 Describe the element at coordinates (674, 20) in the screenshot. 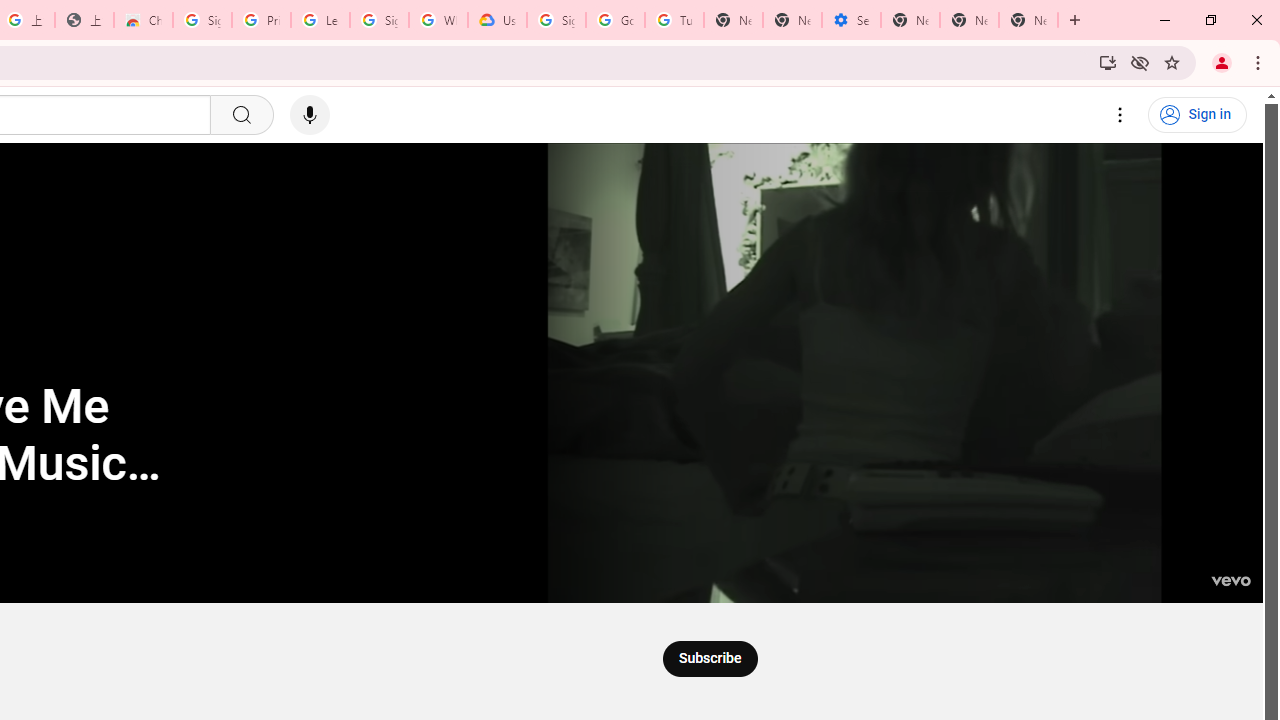

I see `'Turn cookies on or off - Computer - Google Account Help'` at that location.